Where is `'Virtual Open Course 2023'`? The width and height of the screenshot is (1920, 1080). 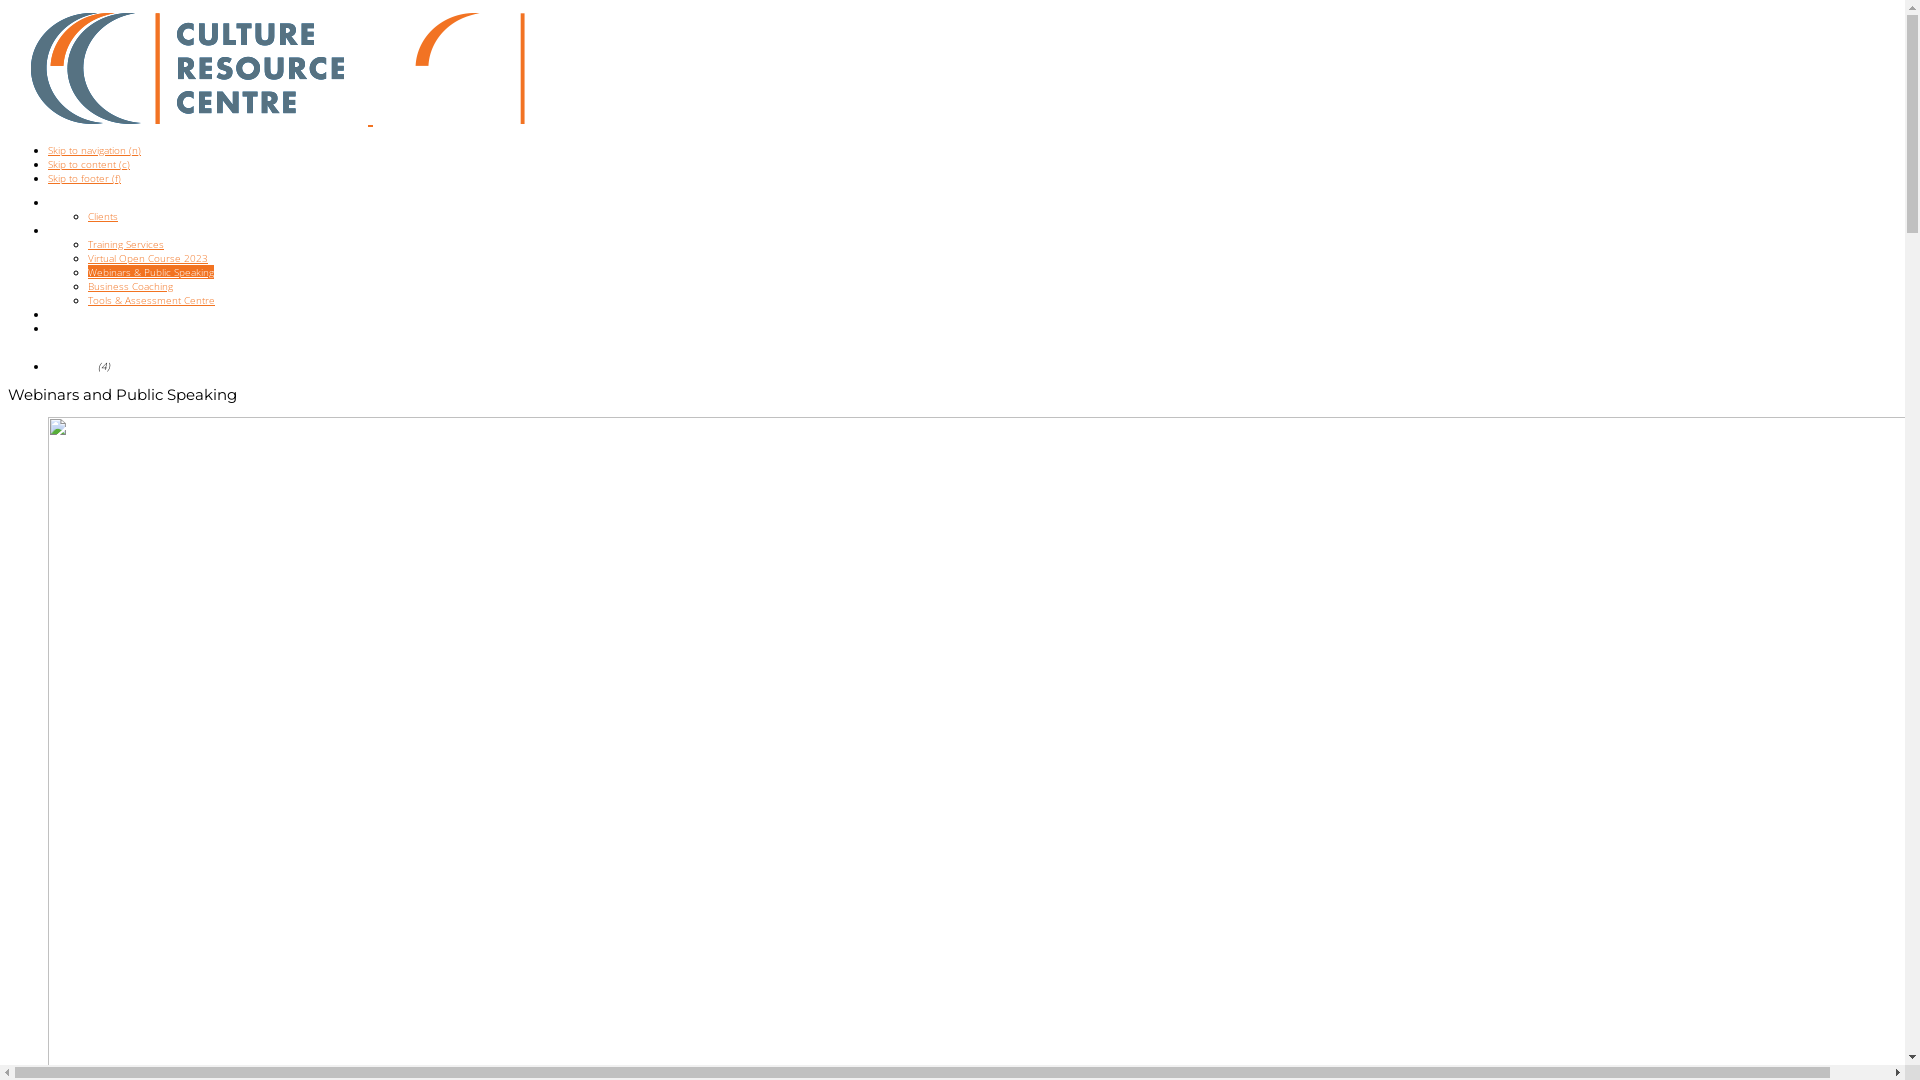 'Virtual Open Course 2023' is located at coordinates (147, 257).